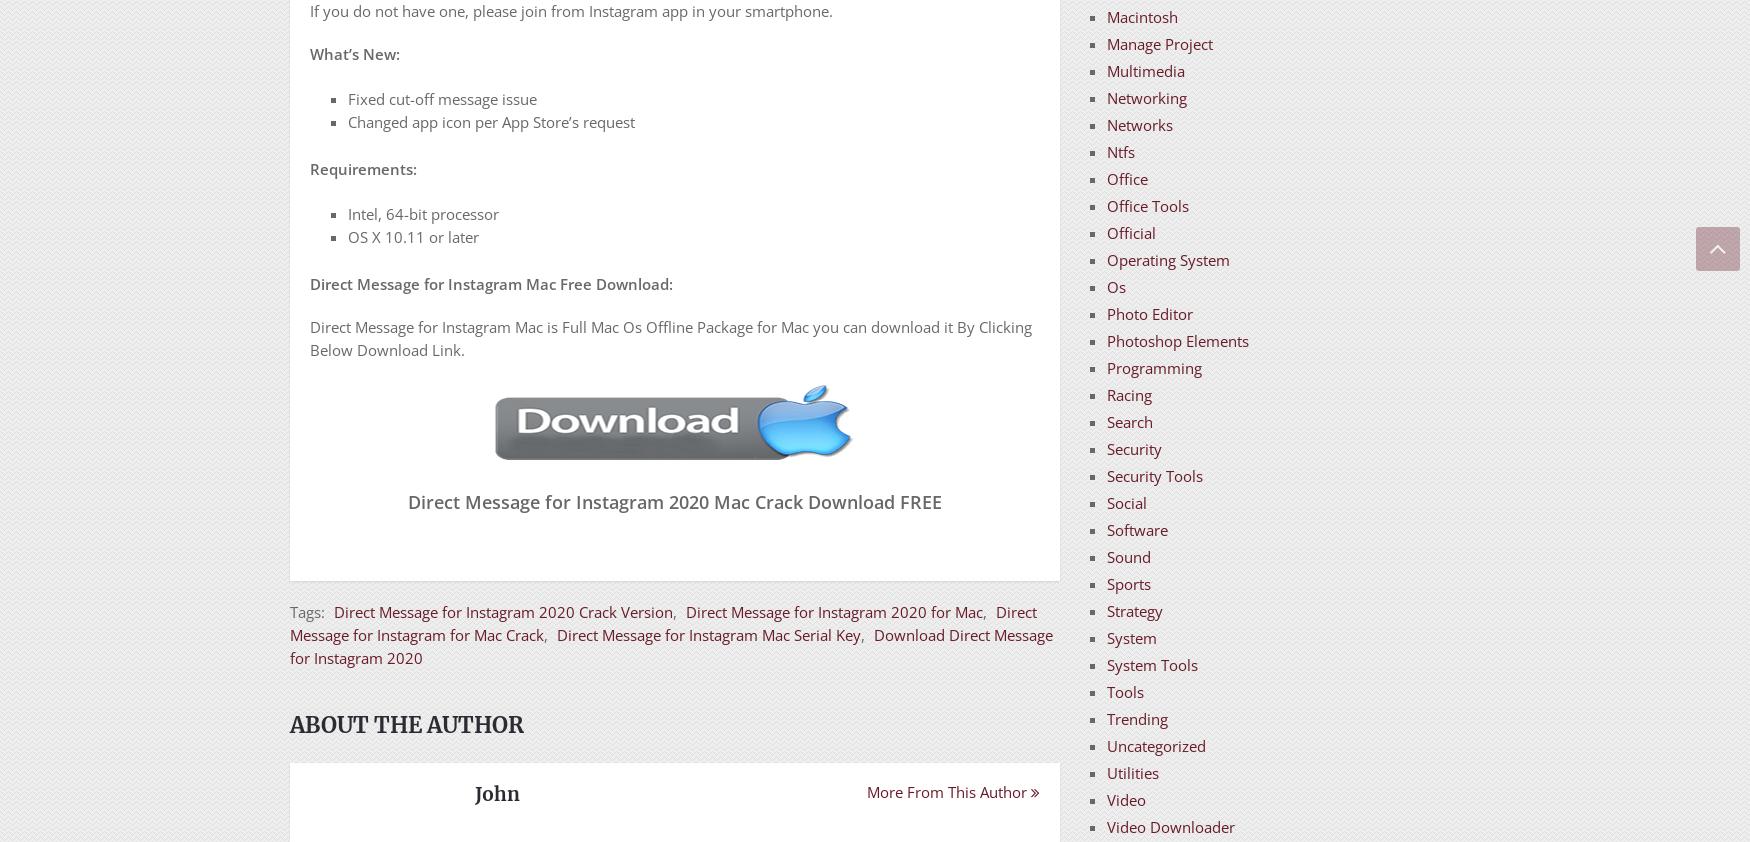  What do you see at coordinates (670, 645) in the screenshot?
I see `'Download Direct Message for Instagram 2020'` at bounding box center [670, 645].